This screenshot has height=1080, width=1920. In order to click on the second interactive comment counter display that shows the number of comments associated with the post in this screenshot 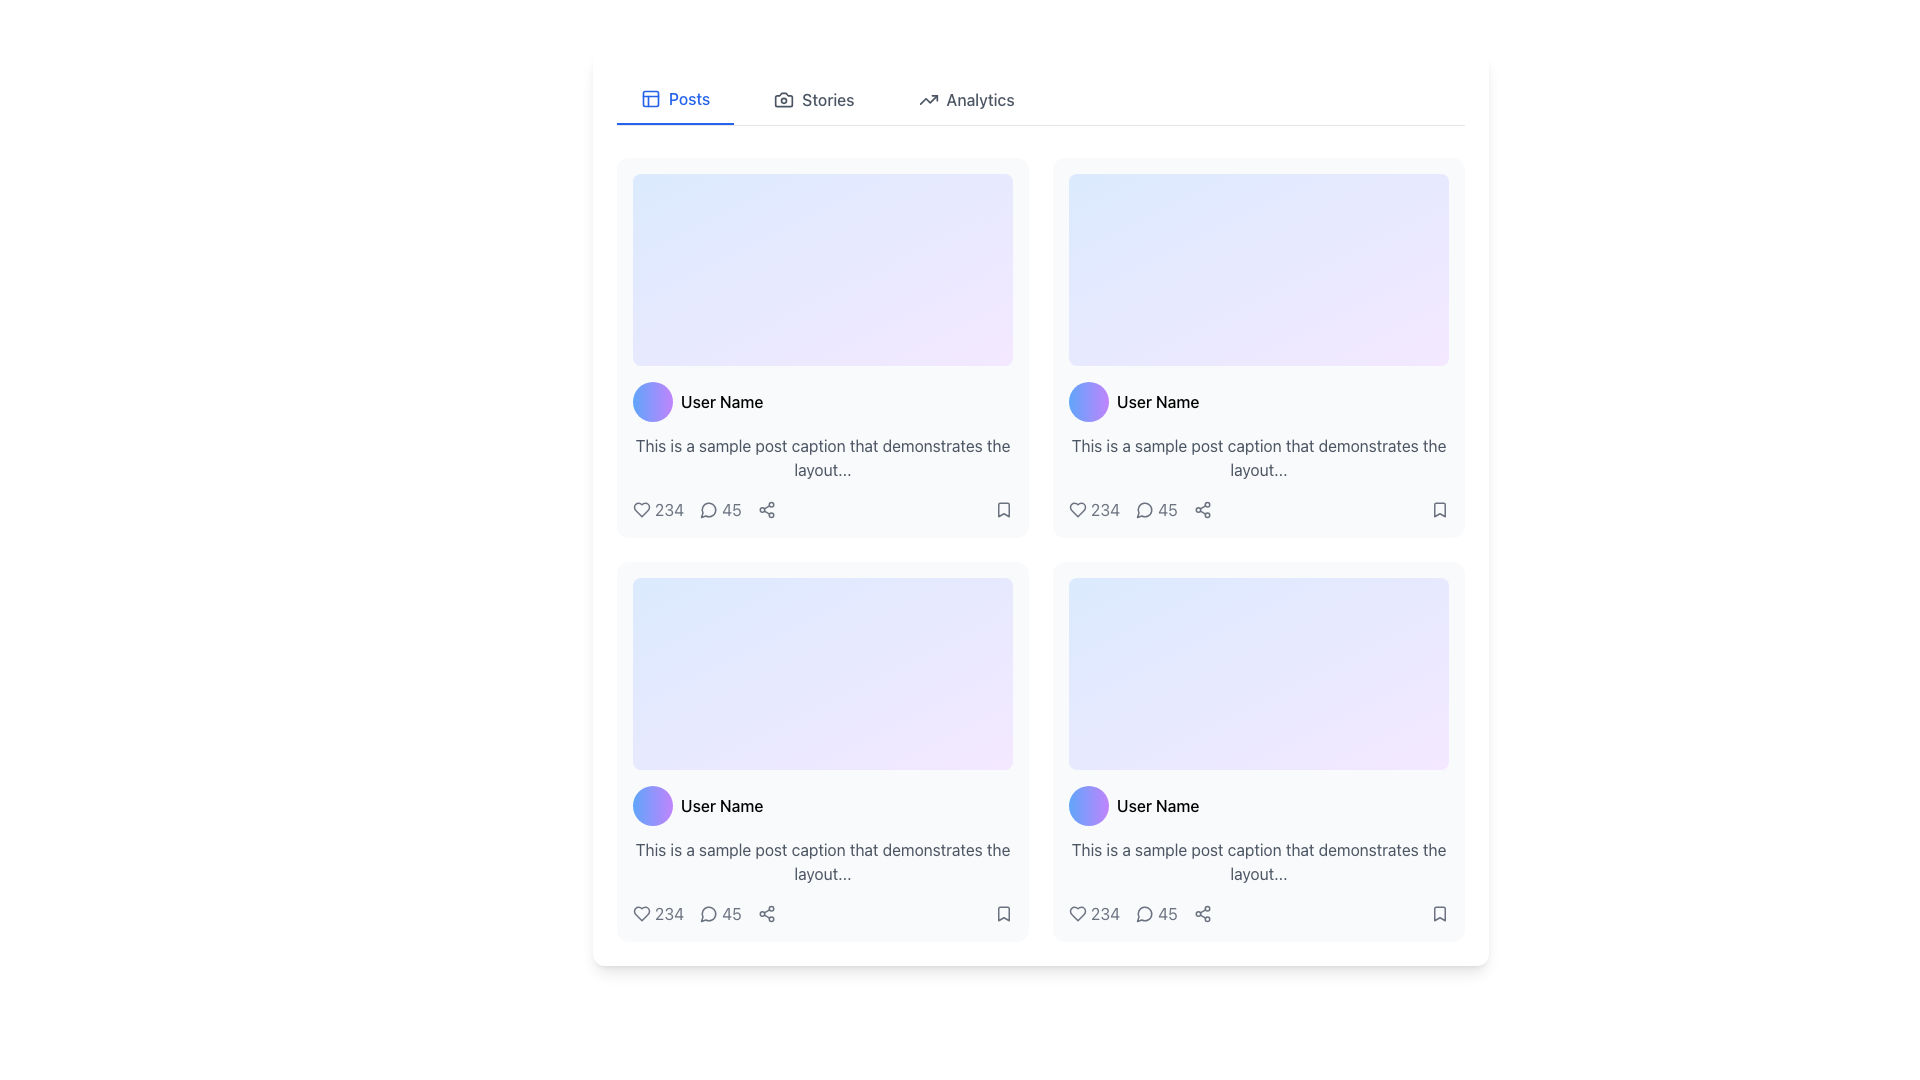, I will do `click(720, 508)`.